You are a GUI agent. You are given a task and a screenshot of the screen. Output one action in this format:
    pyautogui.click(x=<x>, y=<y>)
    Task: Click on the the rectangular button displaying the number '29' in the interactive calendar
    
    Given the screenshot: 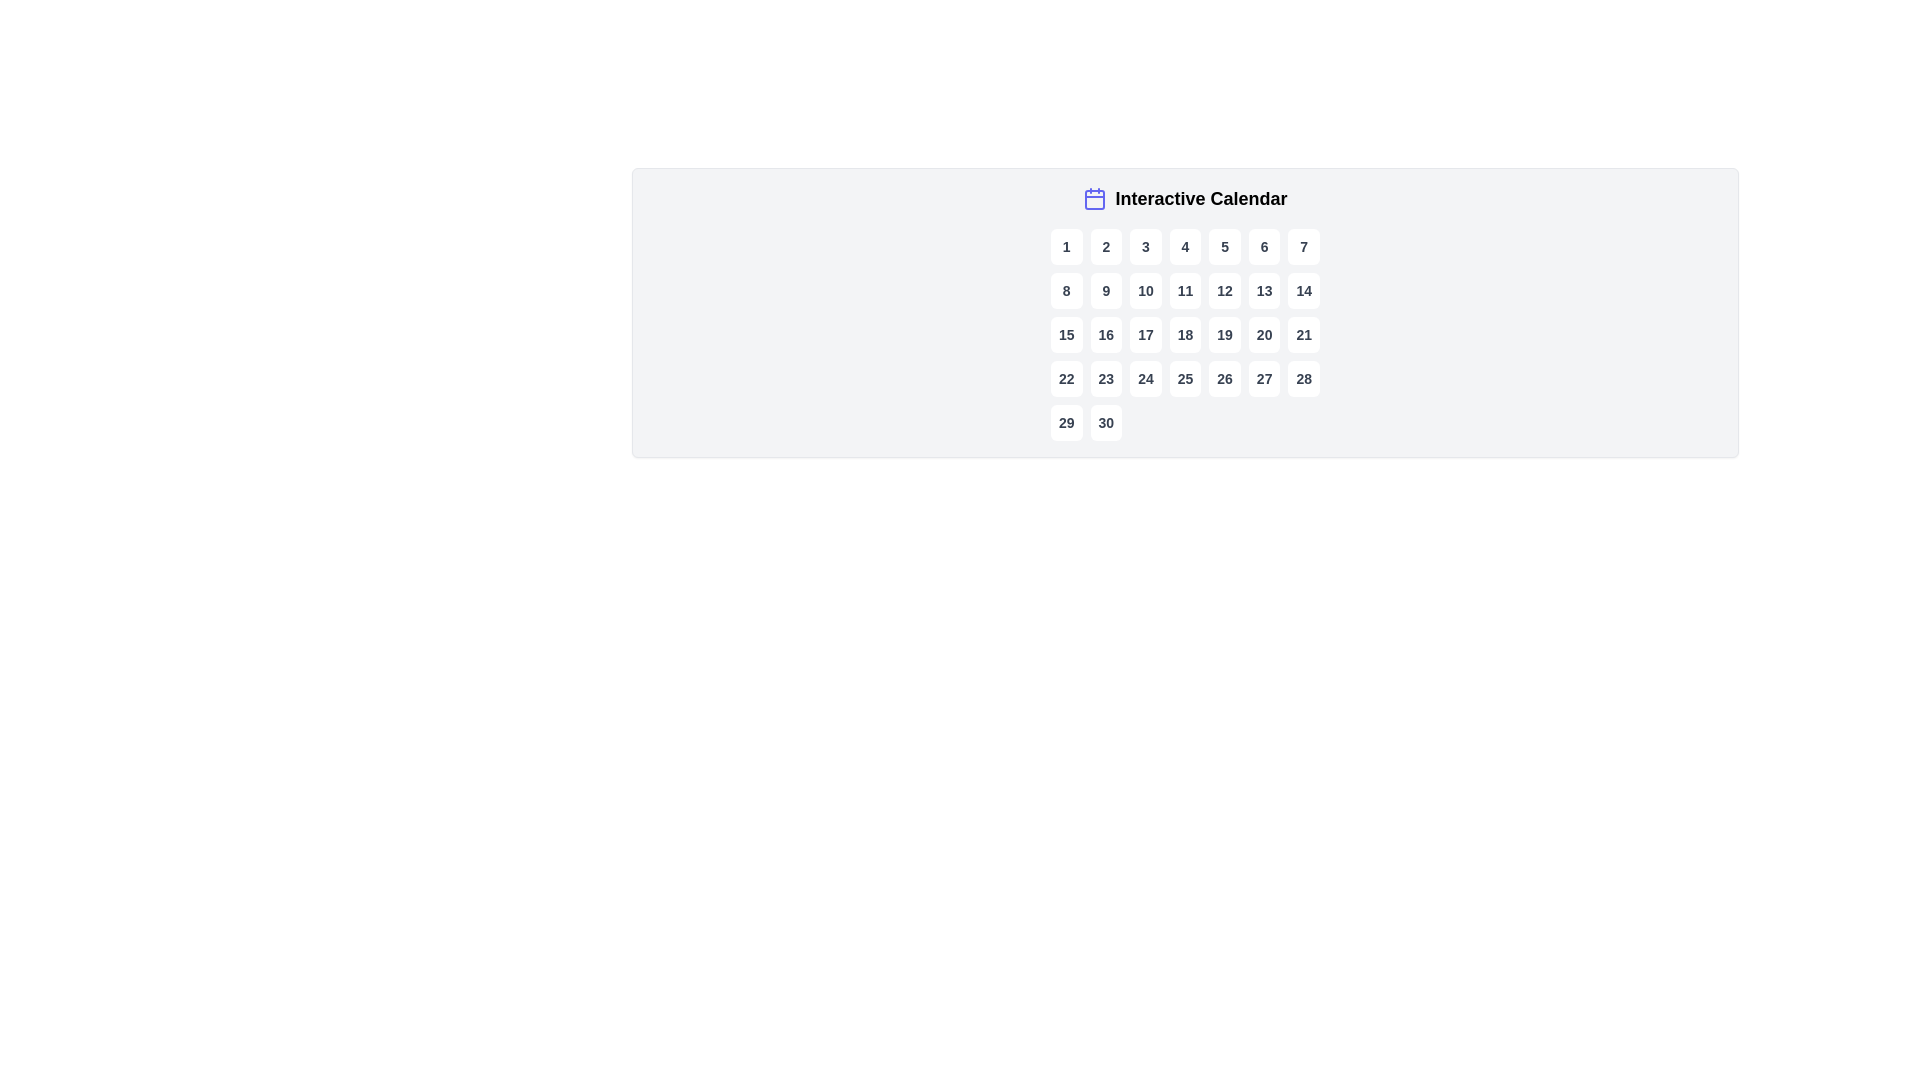 What is the action you would take?
    pyautogui.click(x=1065, y=422)
    